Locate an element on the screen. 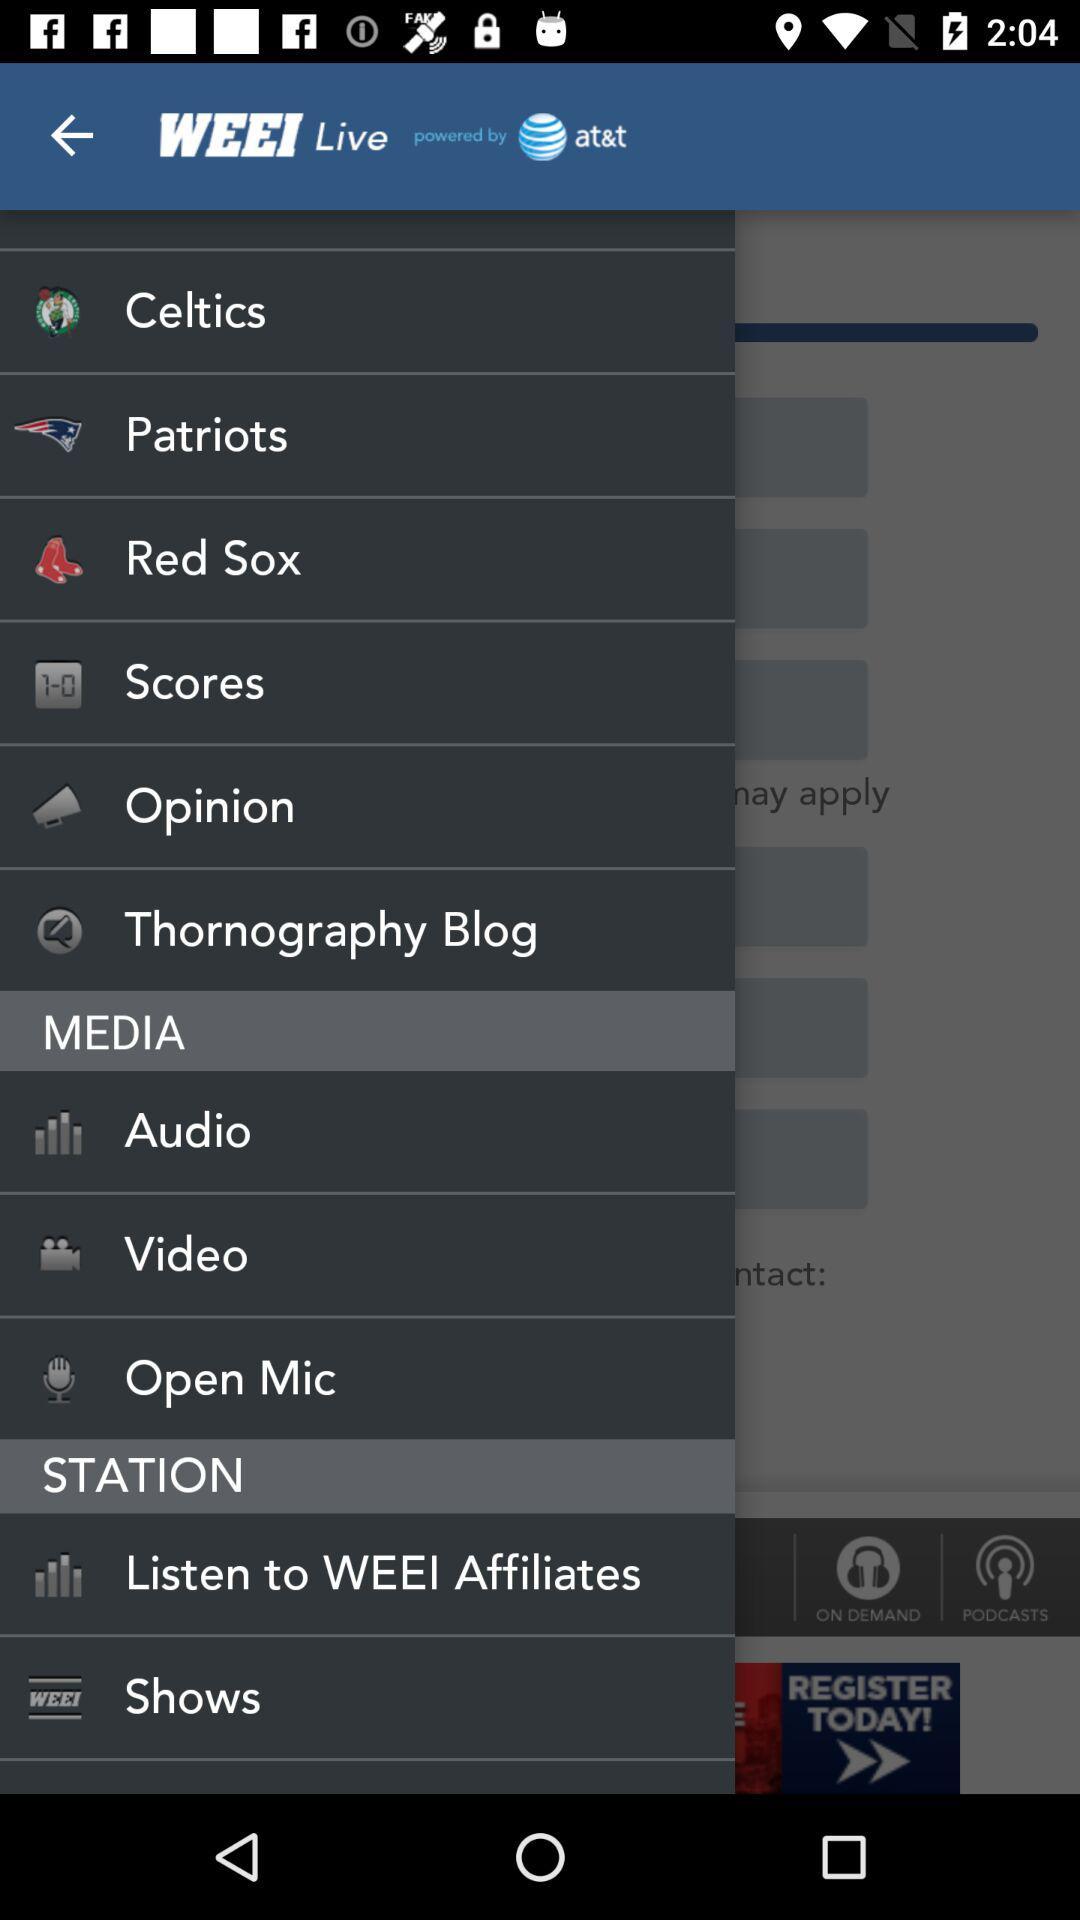  the lock icon is located at coordinates (866, 1576).